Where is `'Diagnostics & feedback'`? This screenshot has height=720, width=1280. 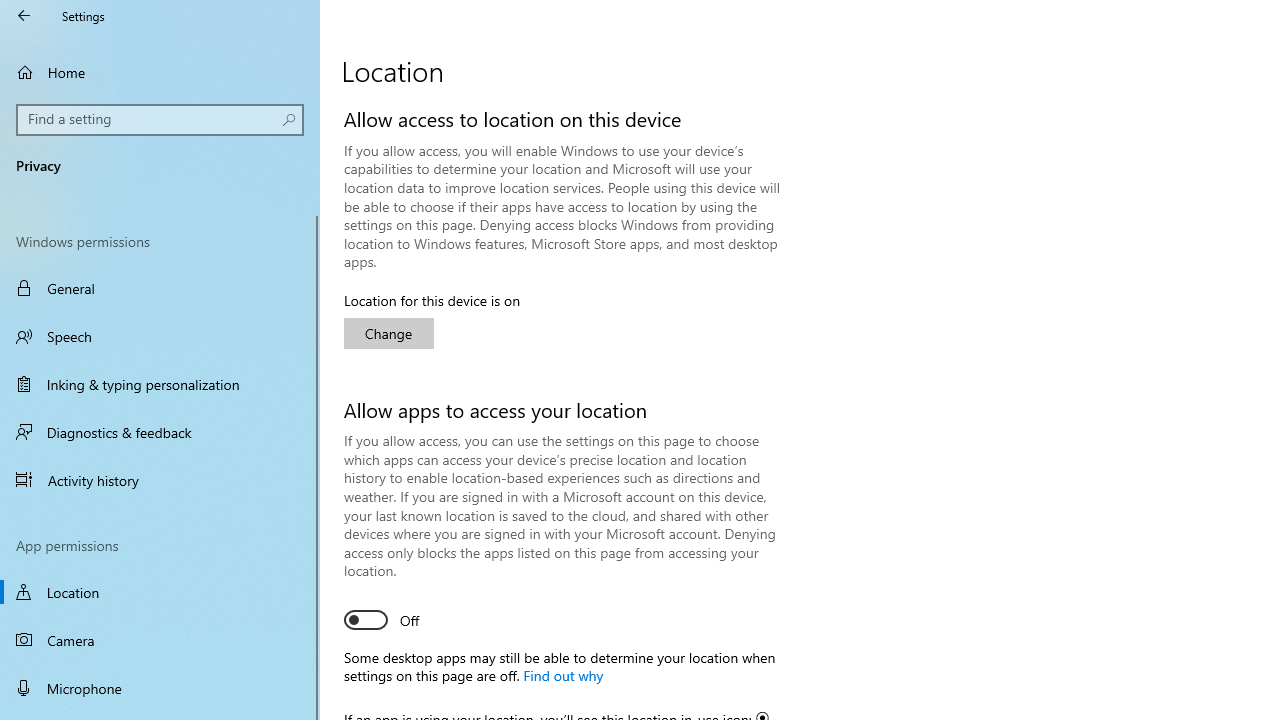 'Diagnostics & feedback' is located at coordinates (160, 431).